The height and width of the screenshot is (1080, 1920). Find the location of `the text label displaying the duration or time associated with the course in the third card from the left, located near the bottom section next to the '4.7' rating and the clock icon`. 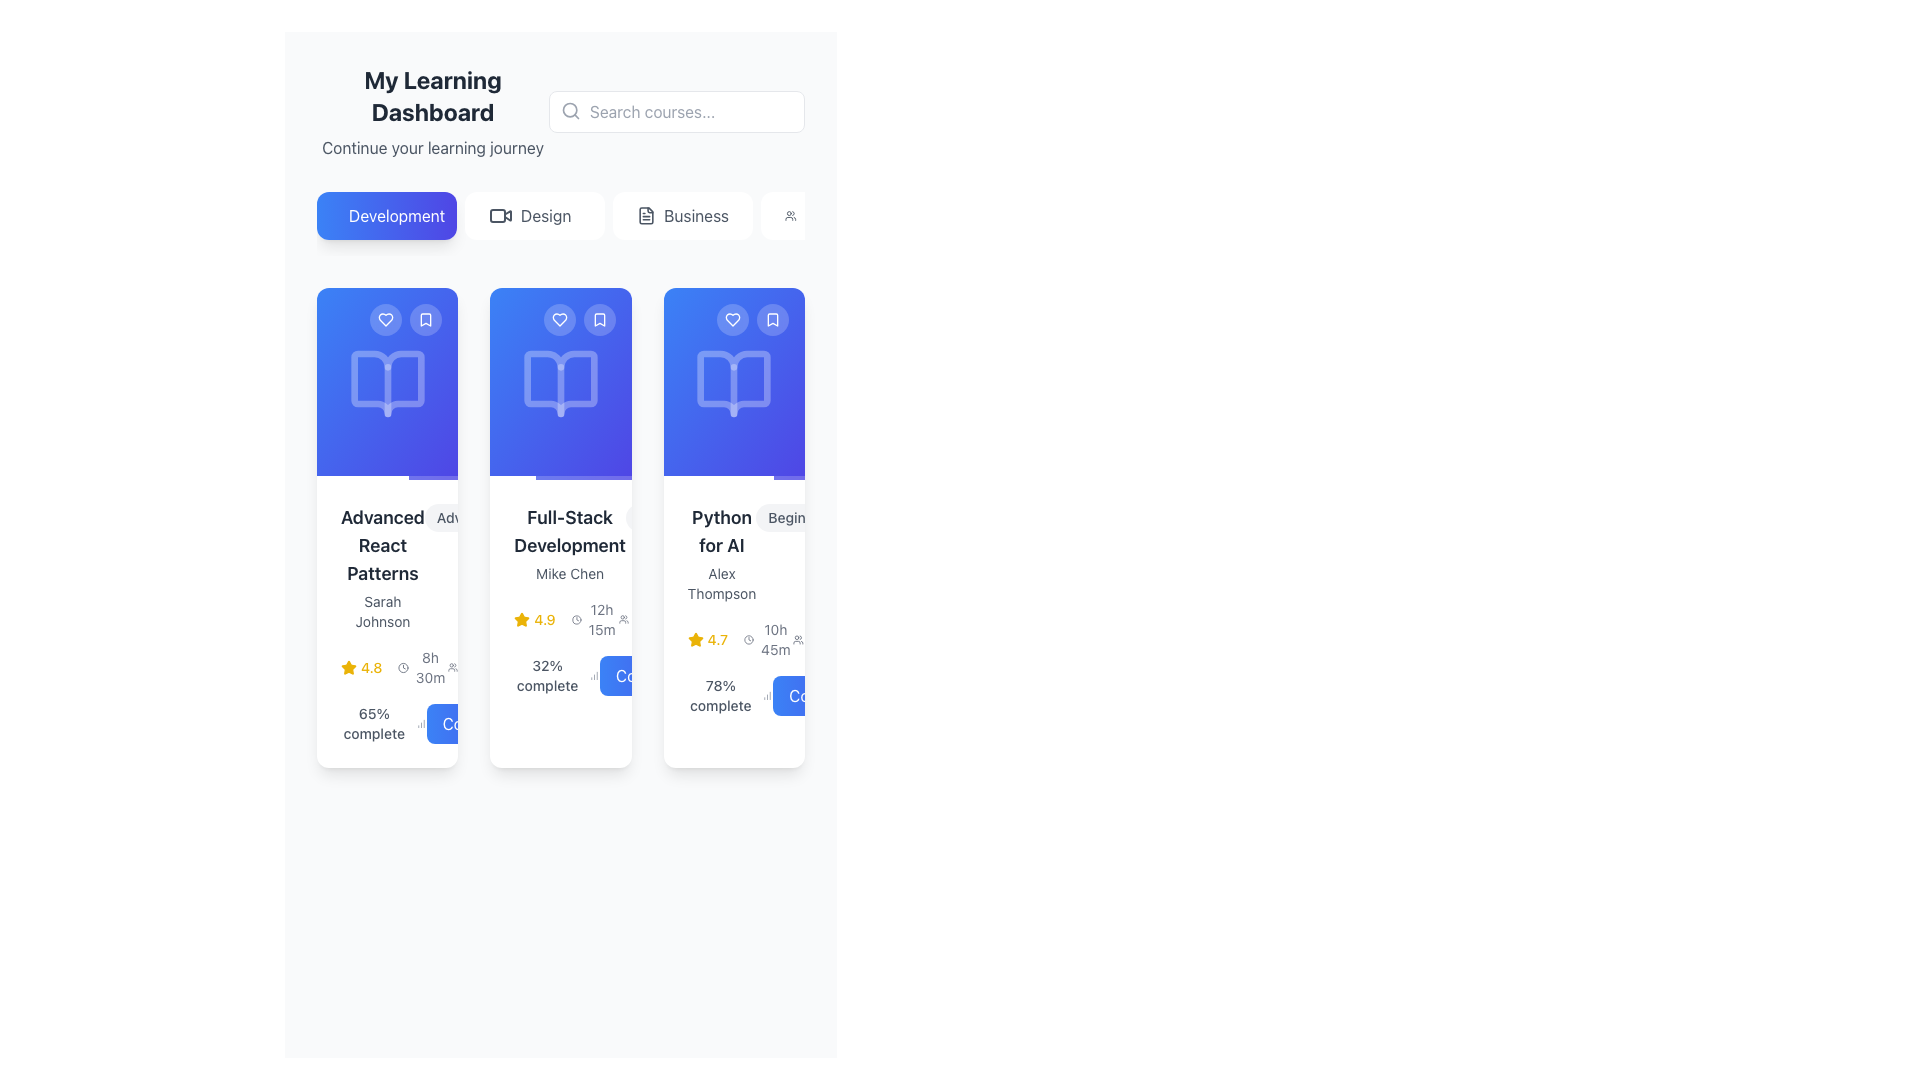

the text label displaying the duration or time associated with the course in the third card from the left, located near the bottom section next to the '4.7' rating and the clock icon is located at coordinates (767, 640).